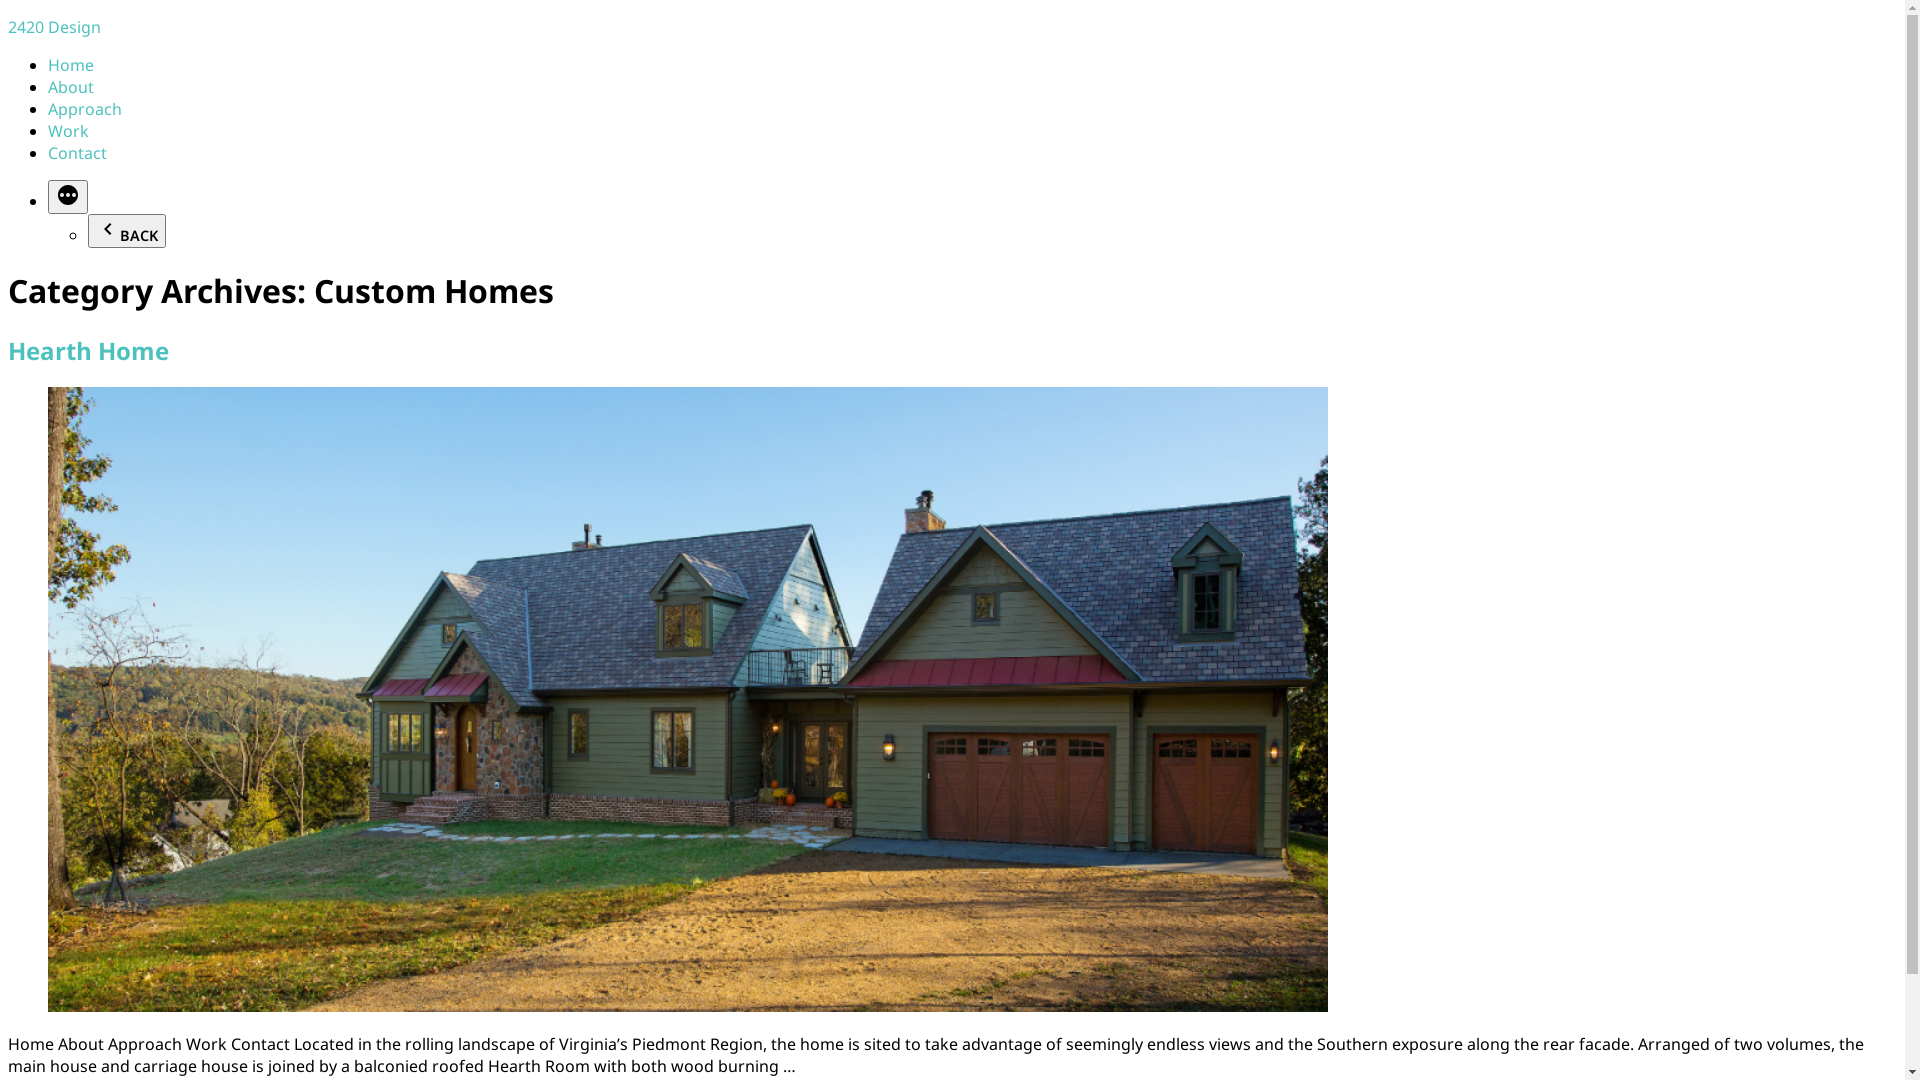 The image size is (1920, 1080). What do you see at coordinates (54, 27) in the screenshot?
I see `'2420 Design'` at bounding box center [54, 27].